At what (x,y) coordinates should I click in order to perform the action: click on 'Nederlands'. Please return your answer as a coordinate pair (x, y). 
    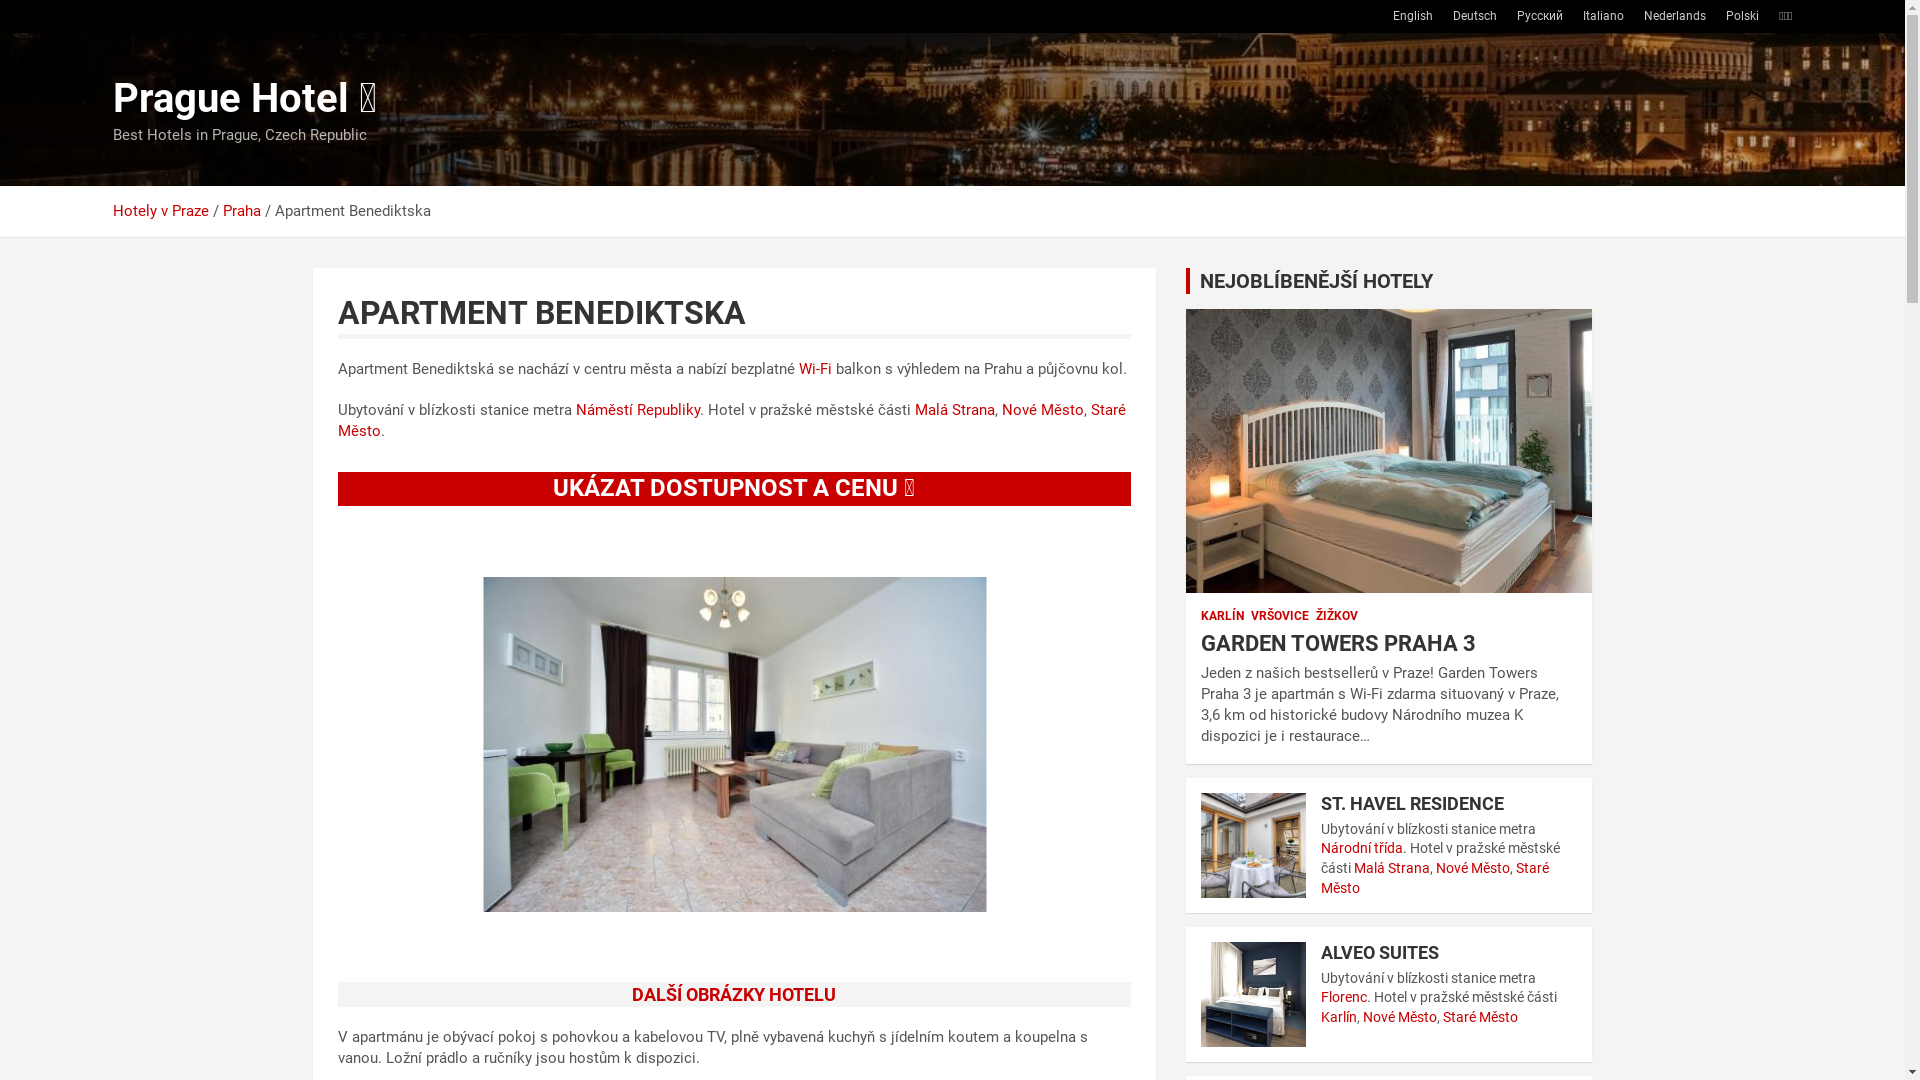
    Looking at the image, I should click on (1675, 16).